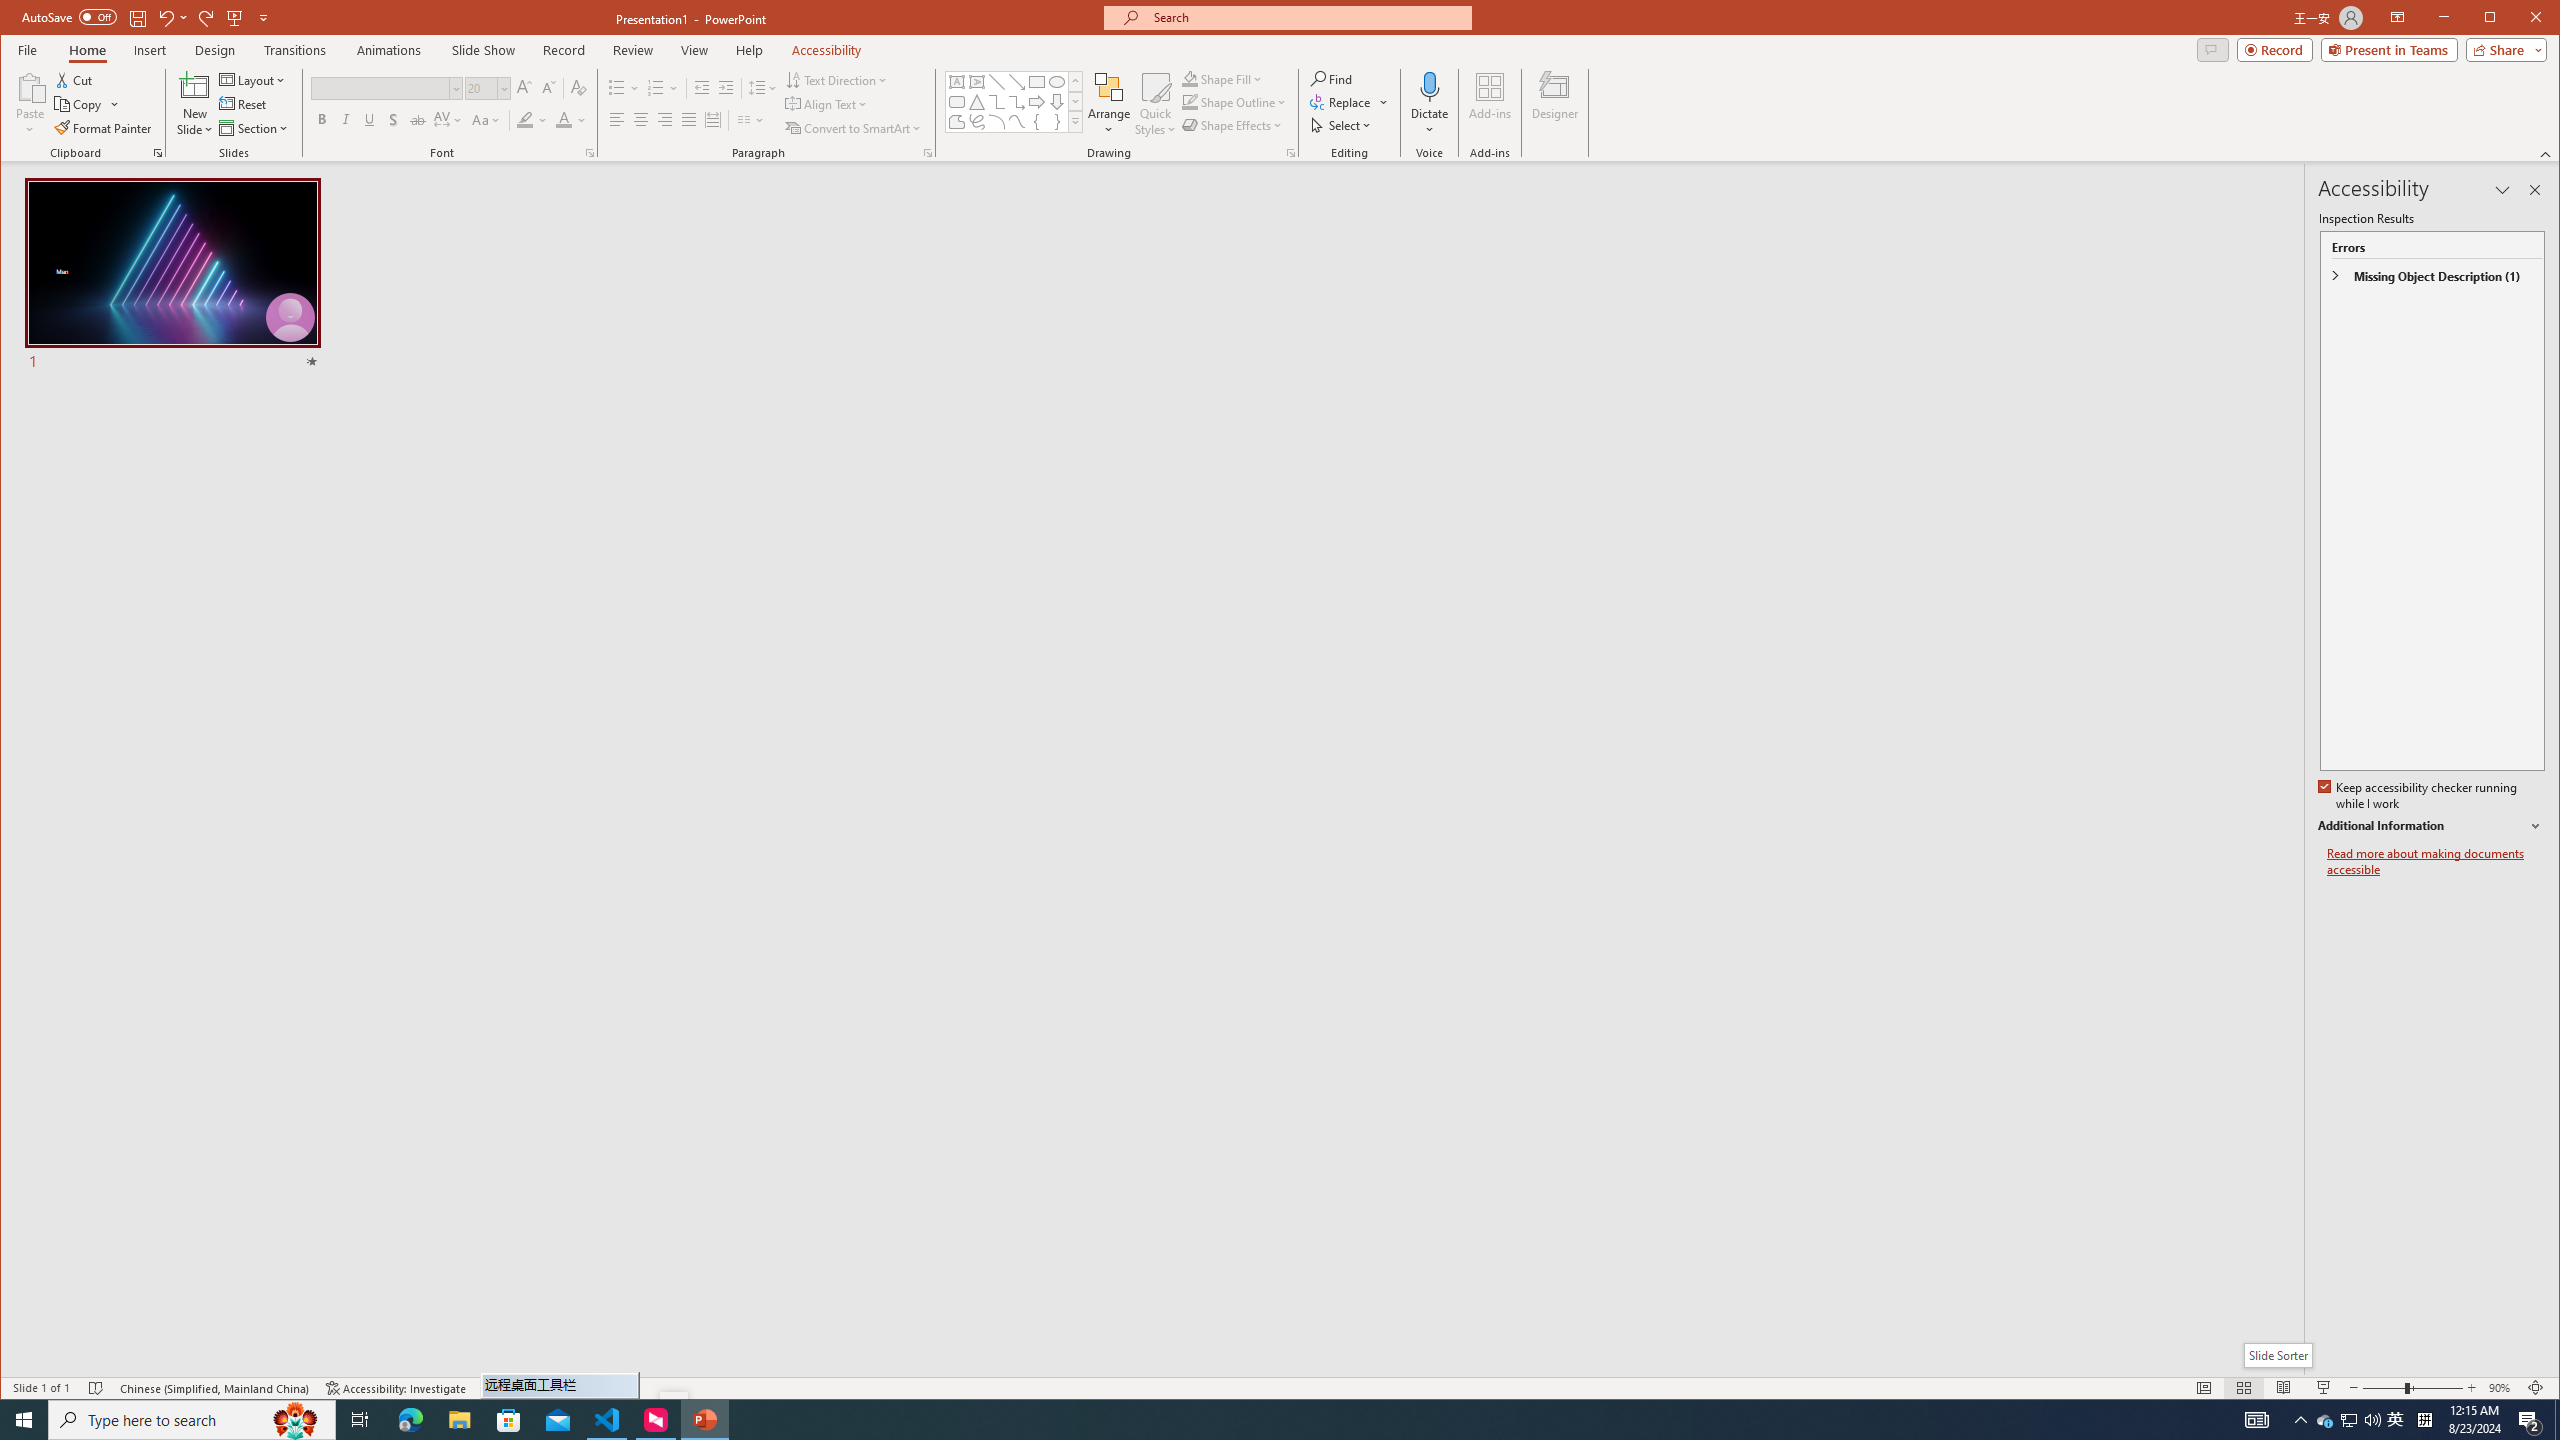 The width and height of the screenshot is (2560, 1440). Describe the element at coordinates (1332, 78) in the screenshot. I see `'Find...'` at that location.